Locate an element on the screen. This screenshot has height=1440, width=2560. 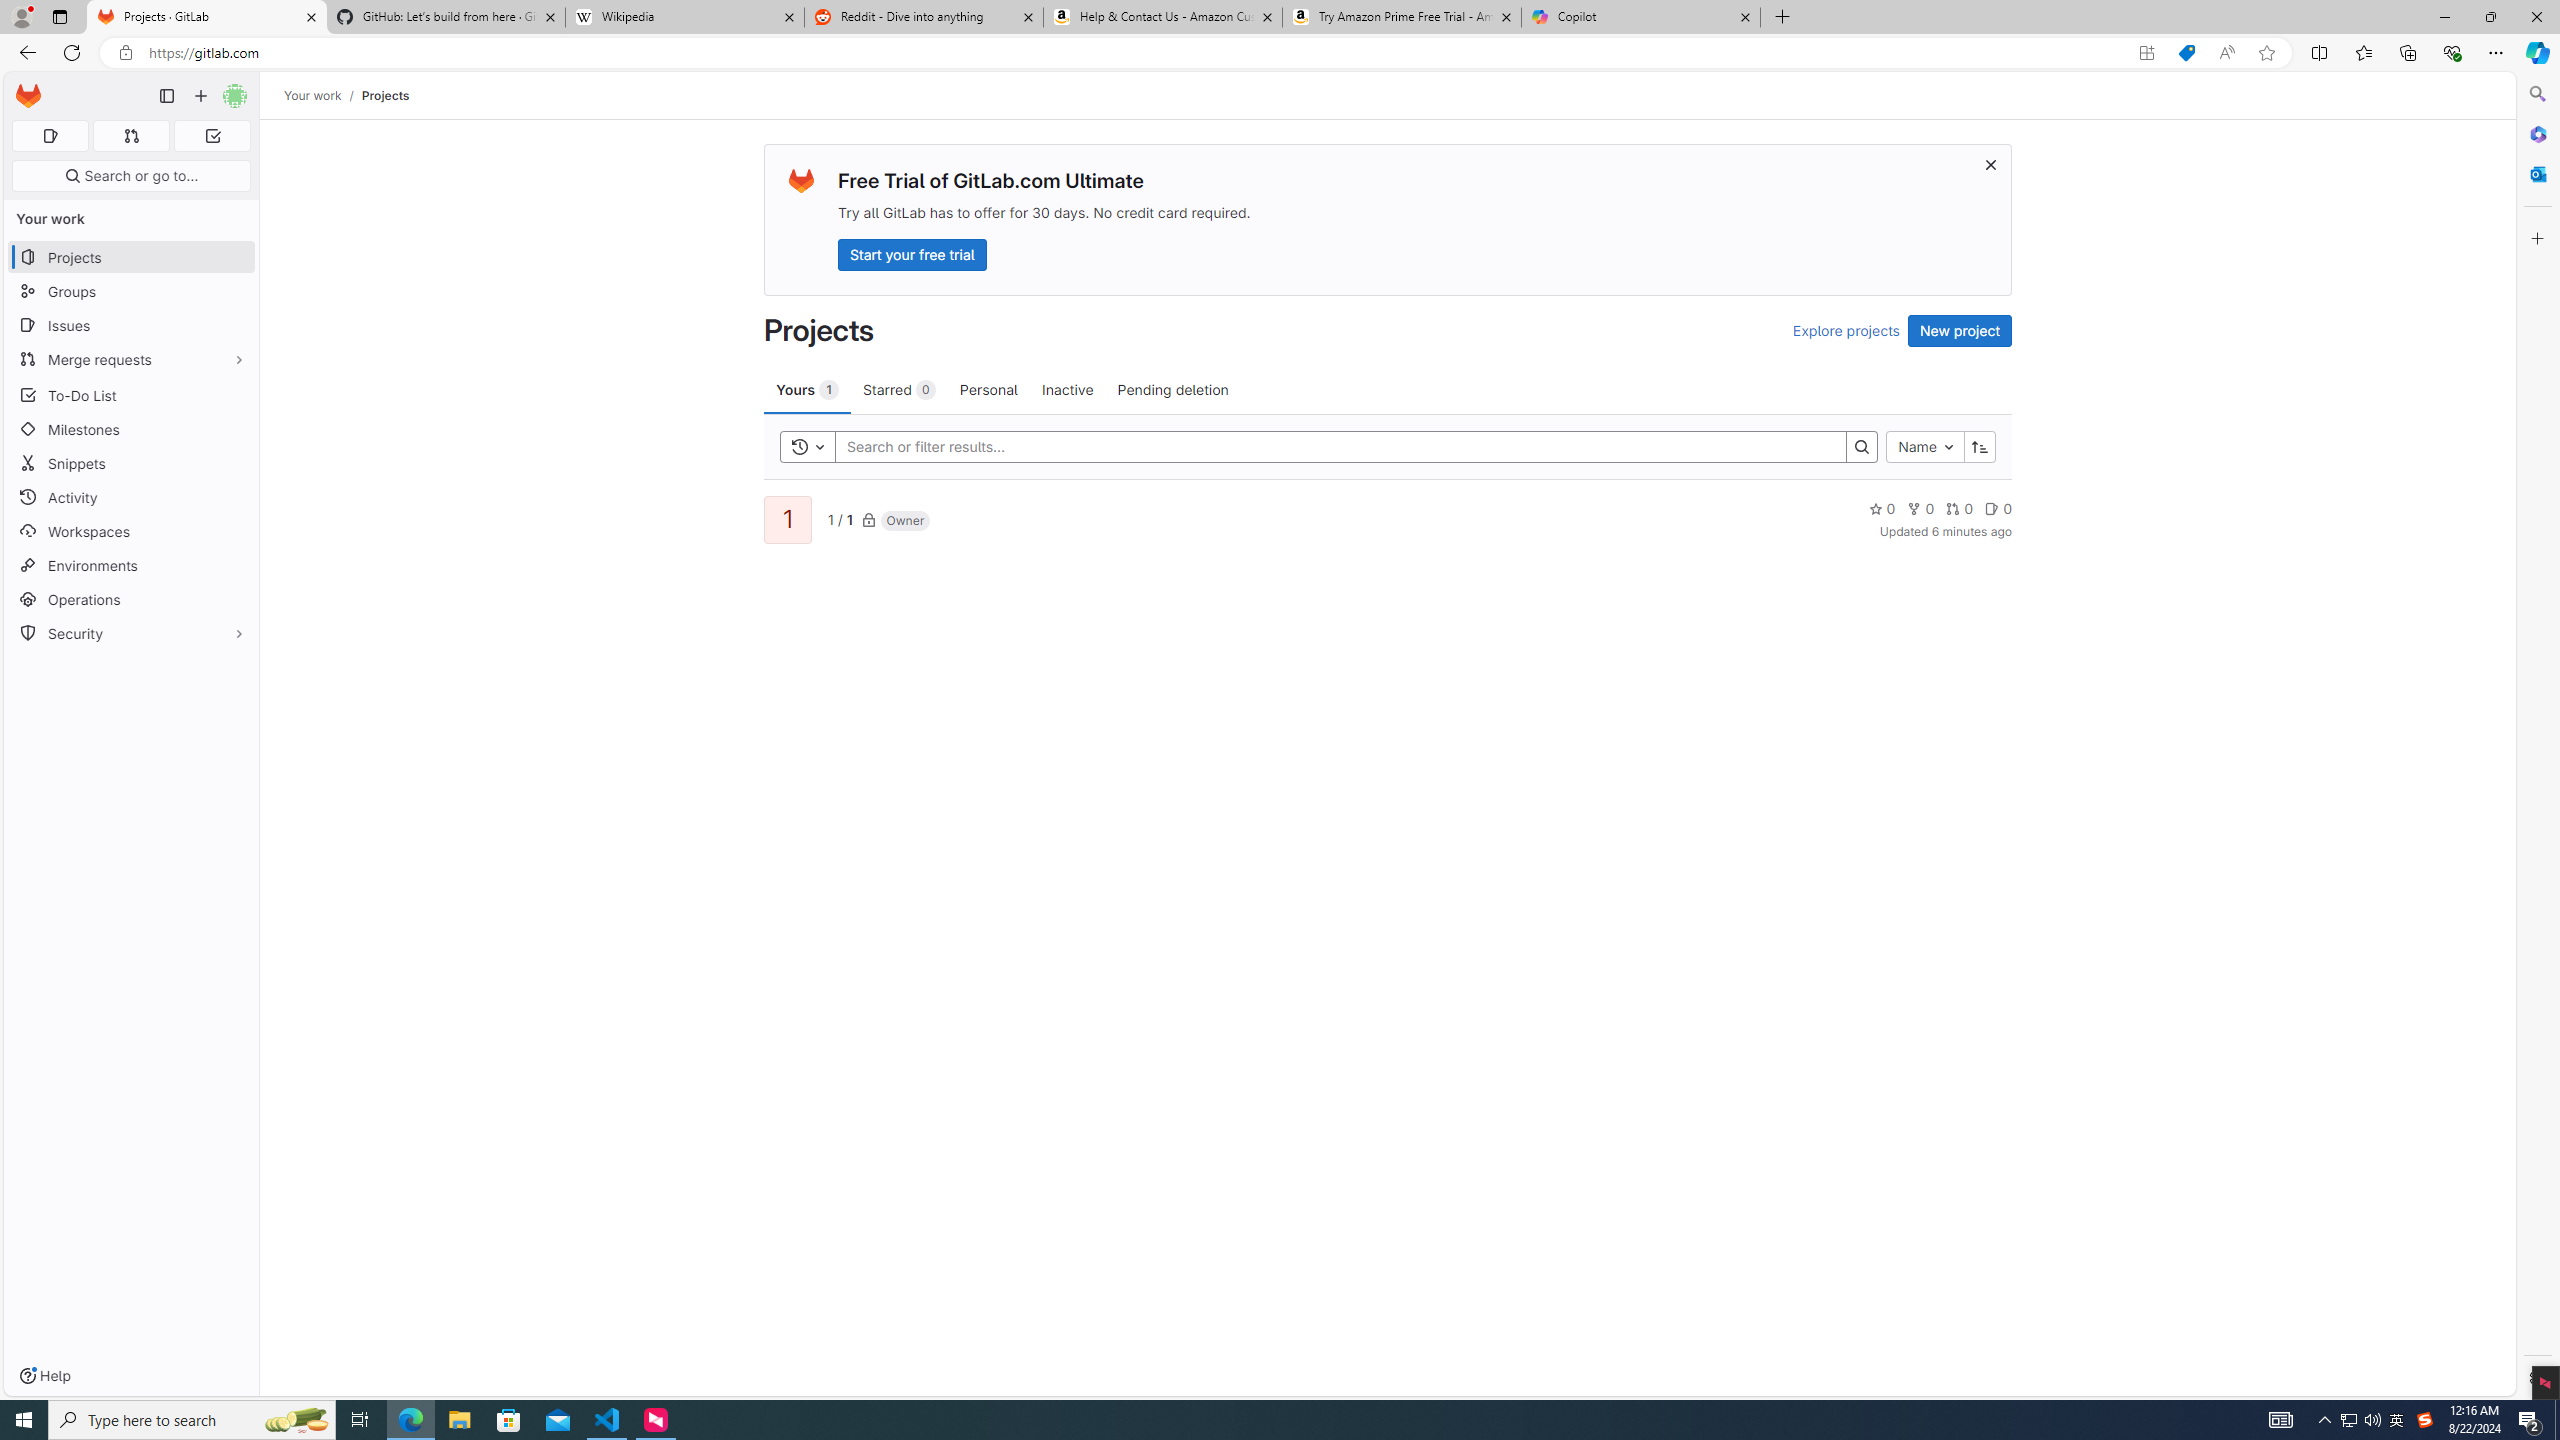
'To-Do List' is located at coordinates (130, 394).